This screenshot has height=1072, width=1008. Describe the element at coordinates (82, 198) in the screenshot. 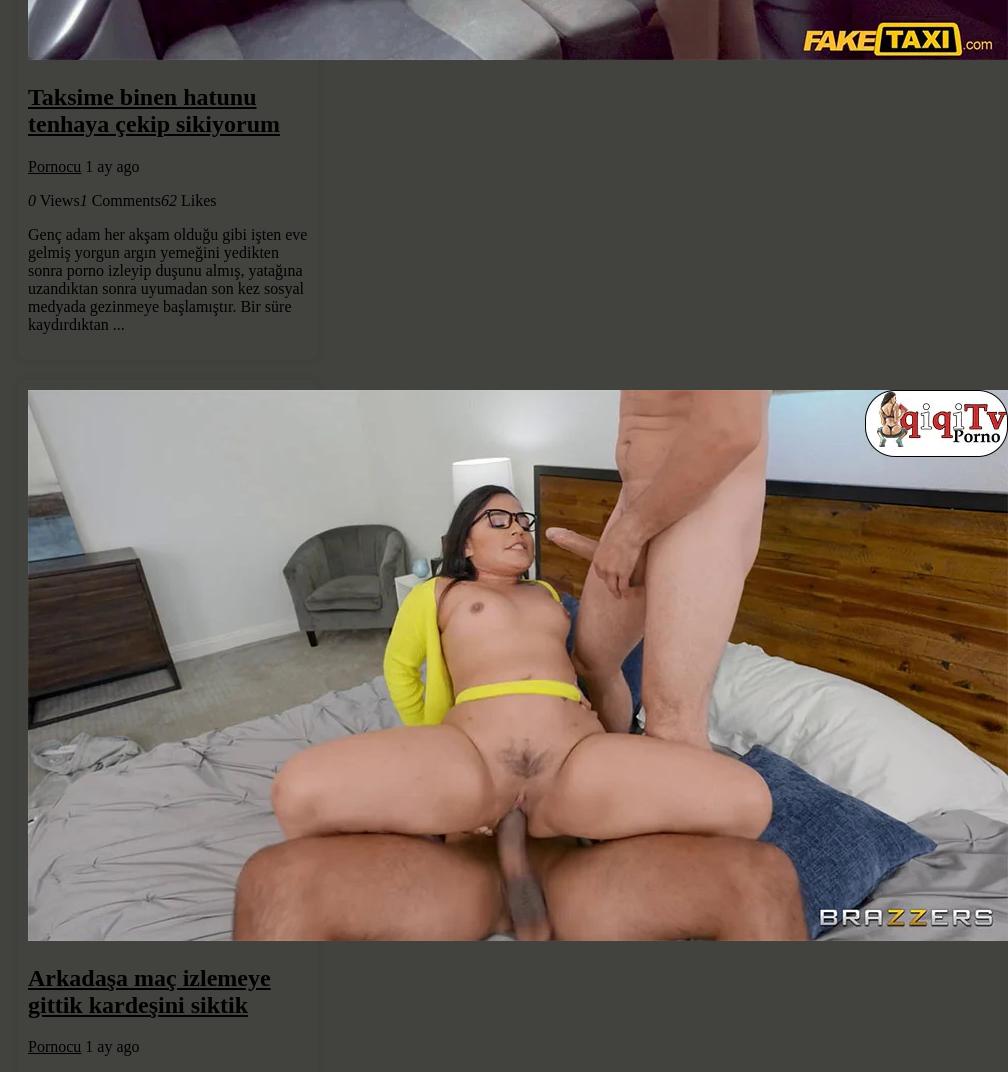

I see `'1'` at that location.